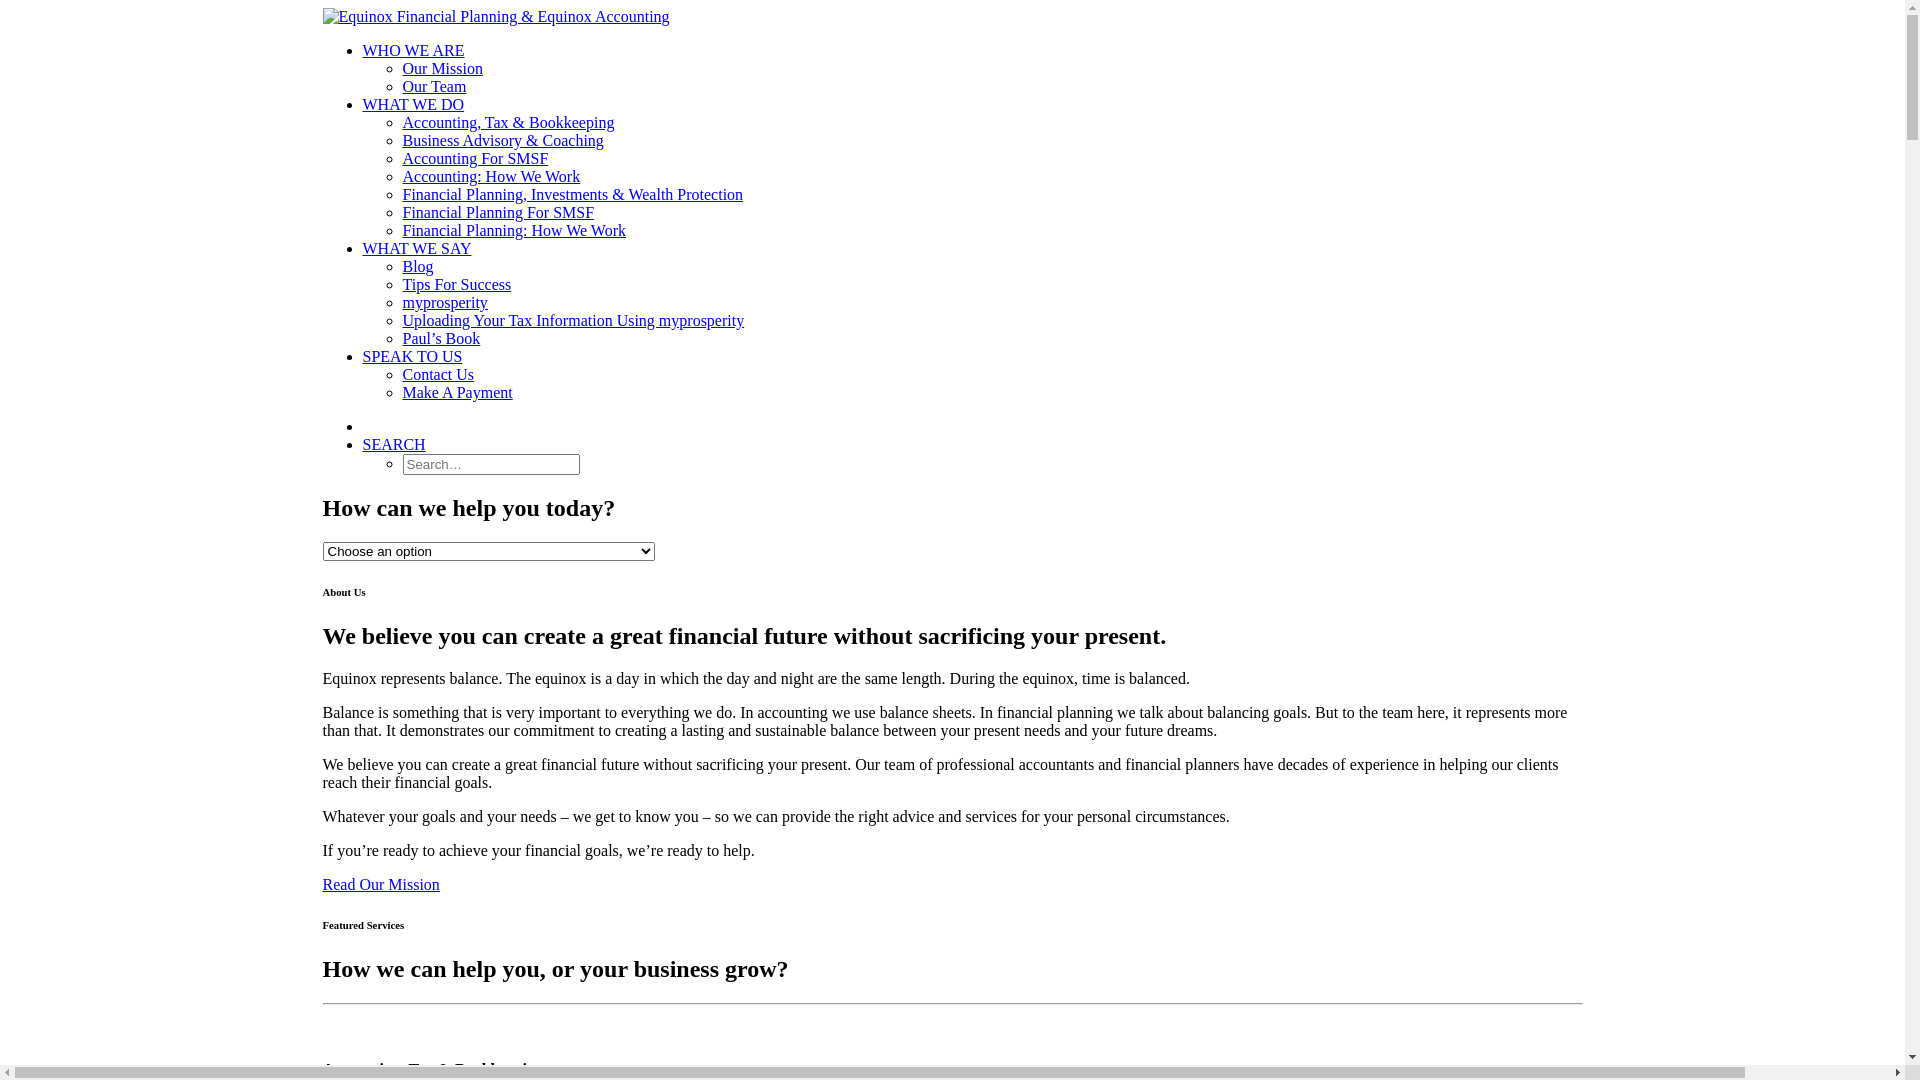 Image resolution: width=1920 pixels, height=1080 pixels. Describe the element at coordinates (415, 247) in the screenshot. I see `'WHAT WE SAY'` at that location.